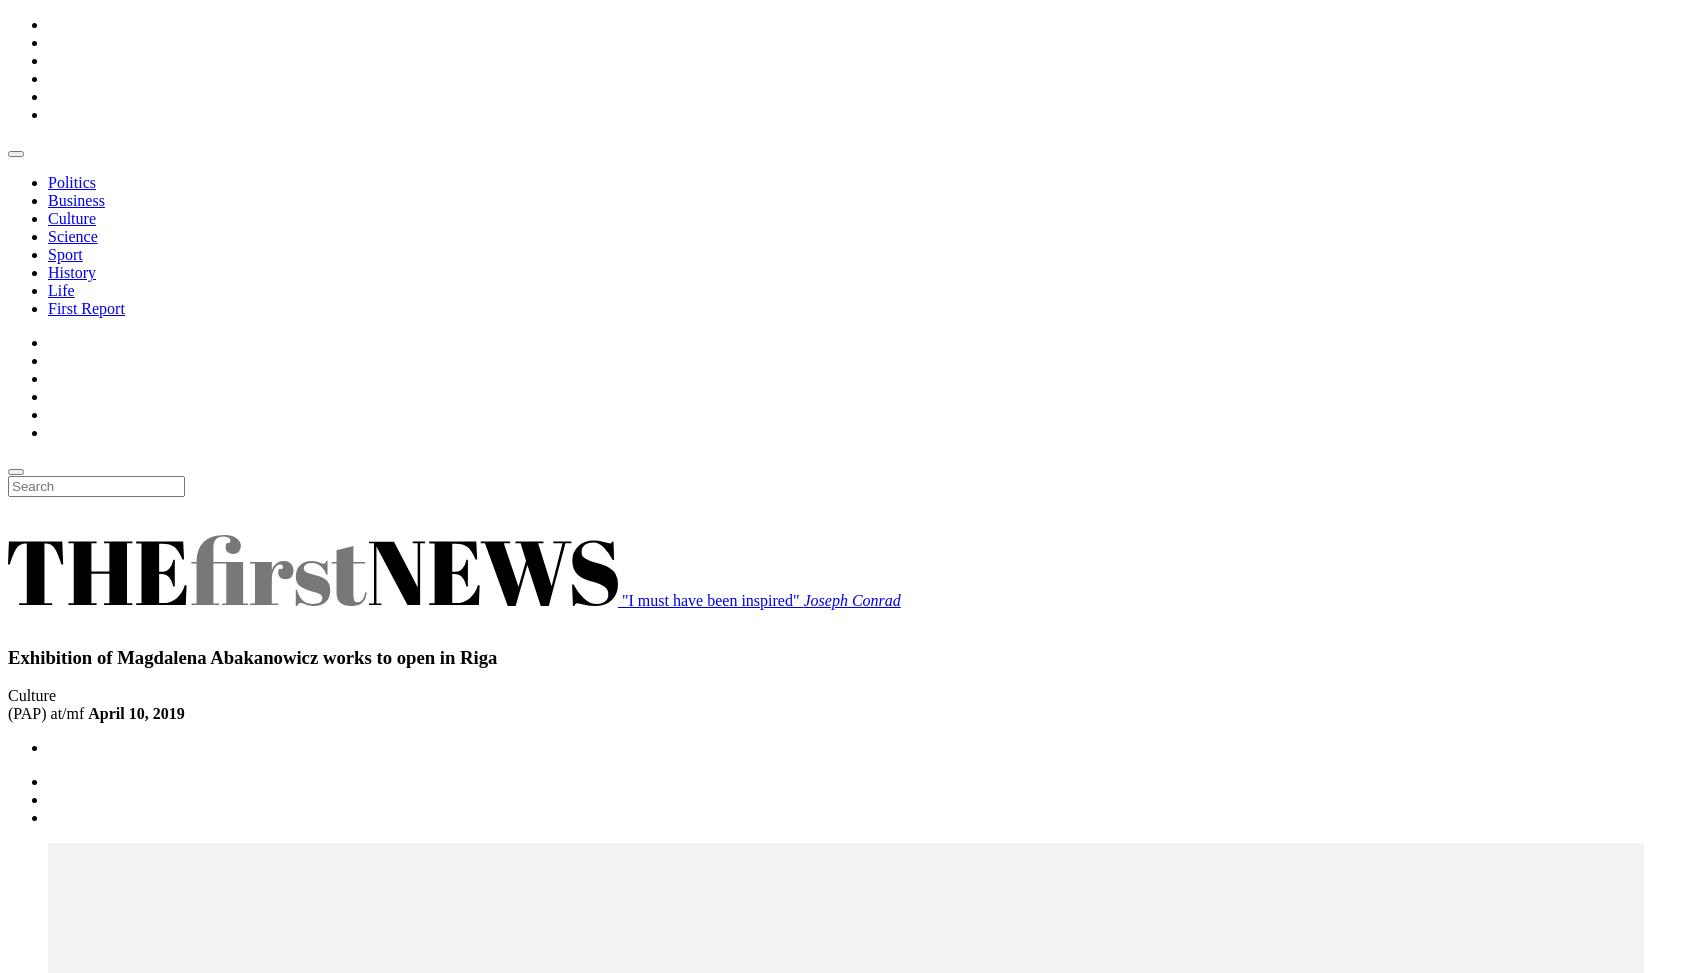 The height and width of the screenshot is (973, 1692). Describe the element at coordinates (85, 308) in the screenshot. I see `'First Report'` at that location.